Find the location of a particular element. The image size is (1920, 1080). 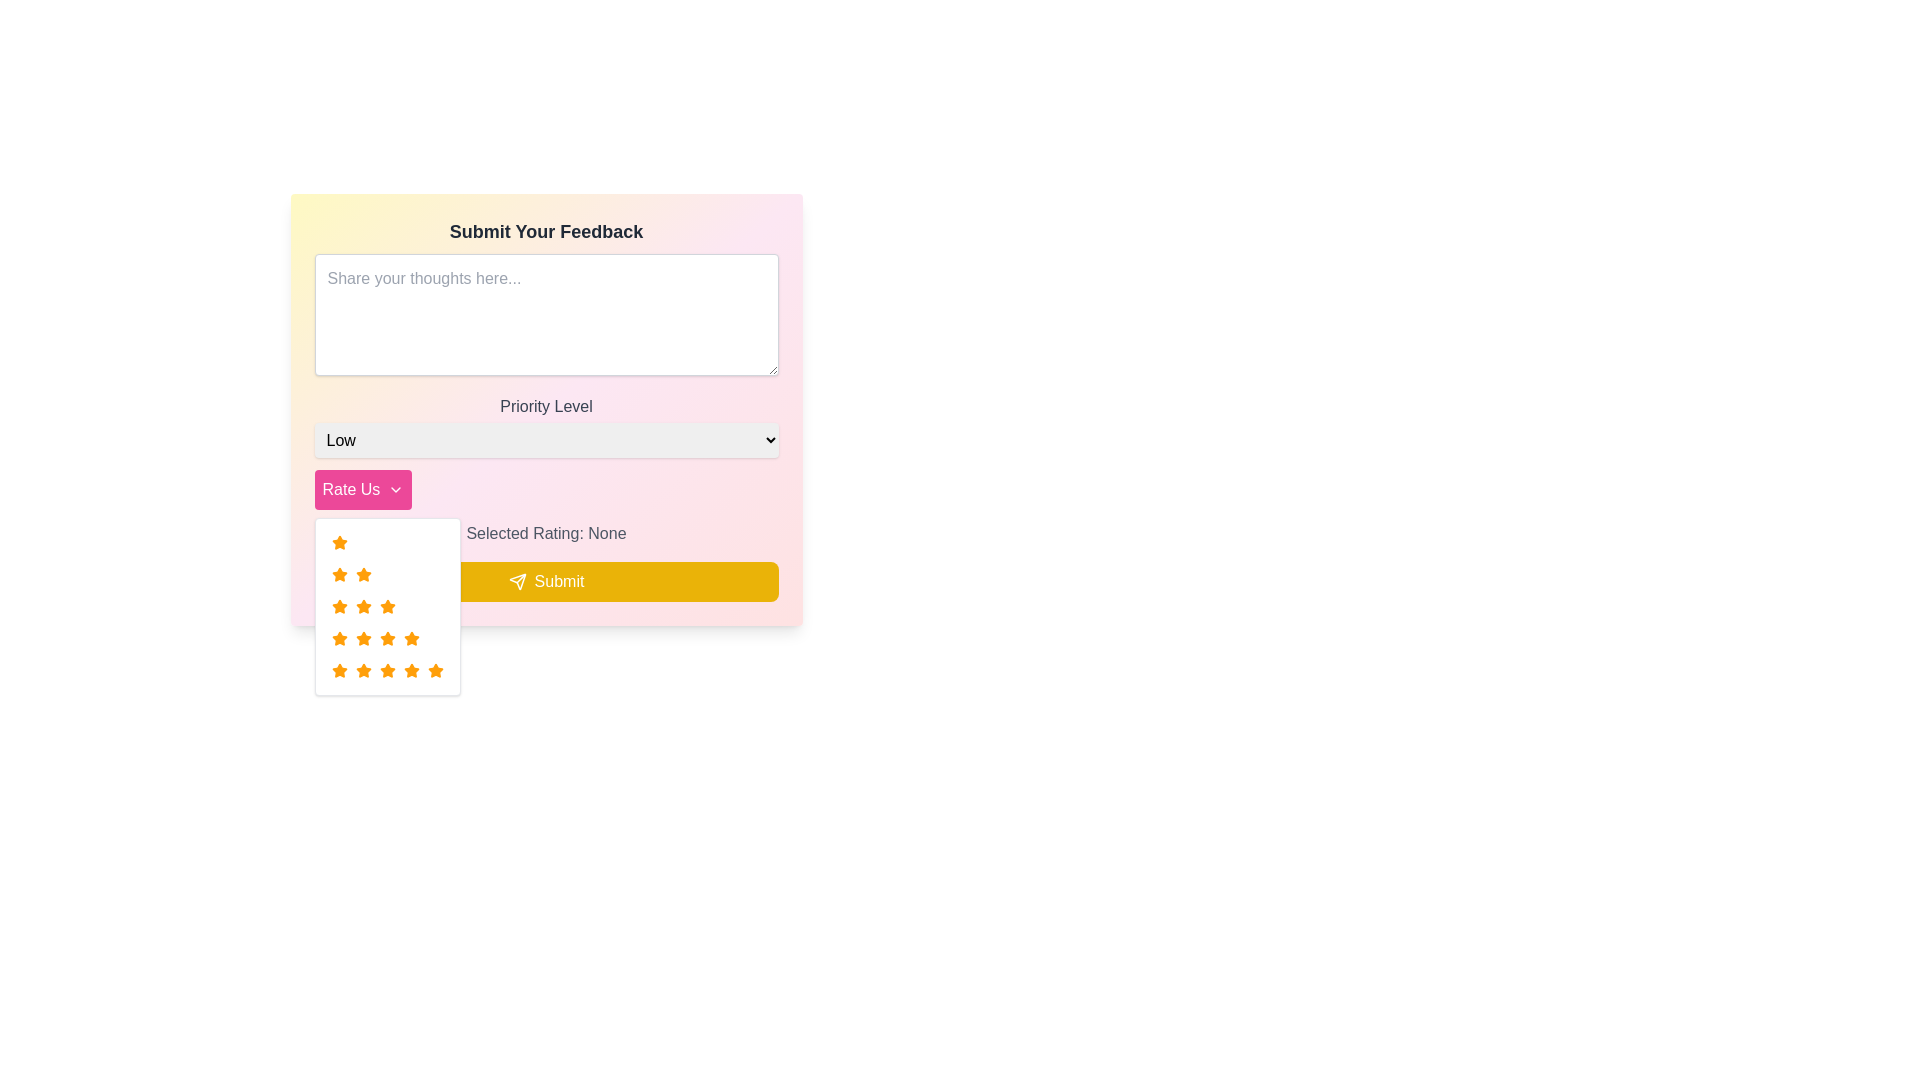

the triangular yellow send icon located near the lower-right corner of the feedback submission form, adjacent to the 'Submit' button is located at coordinates (517, 582).